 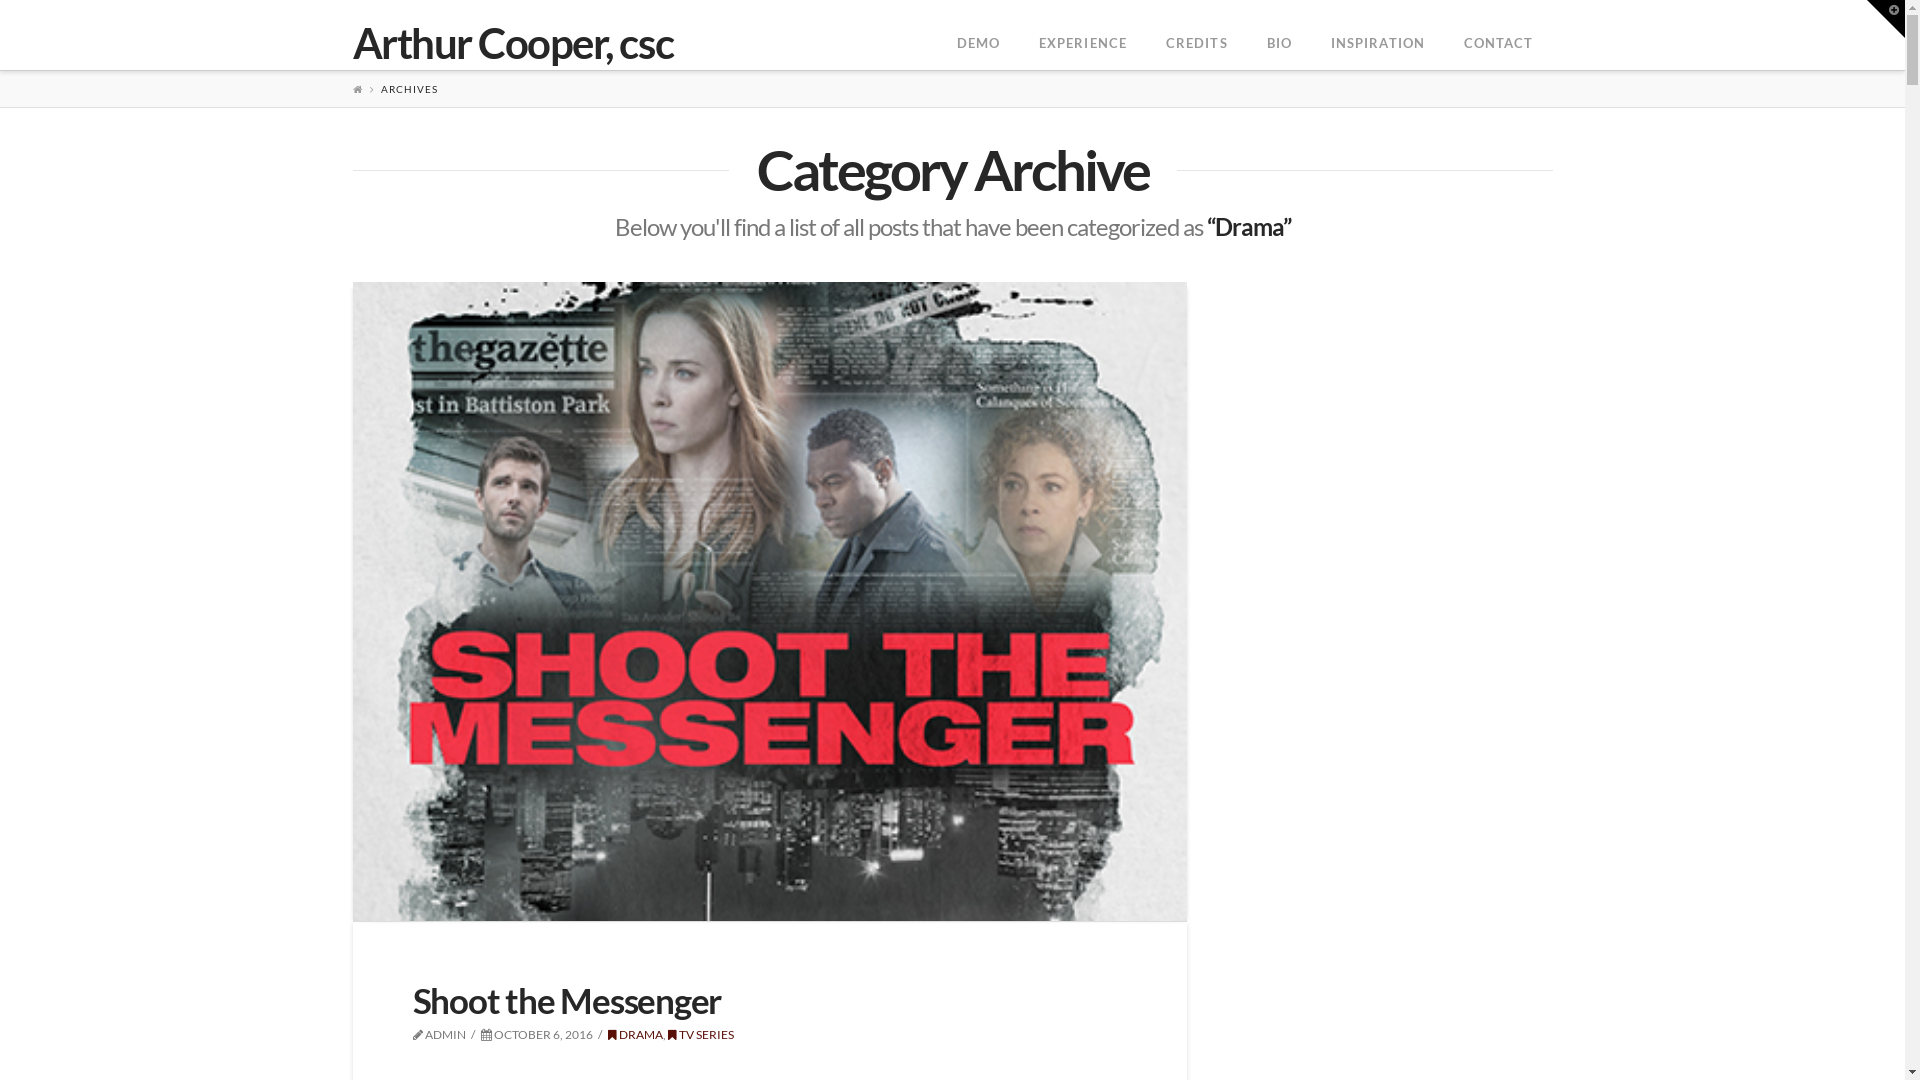 I want to click on 'CONTACT', so click(x=1498, y=34).